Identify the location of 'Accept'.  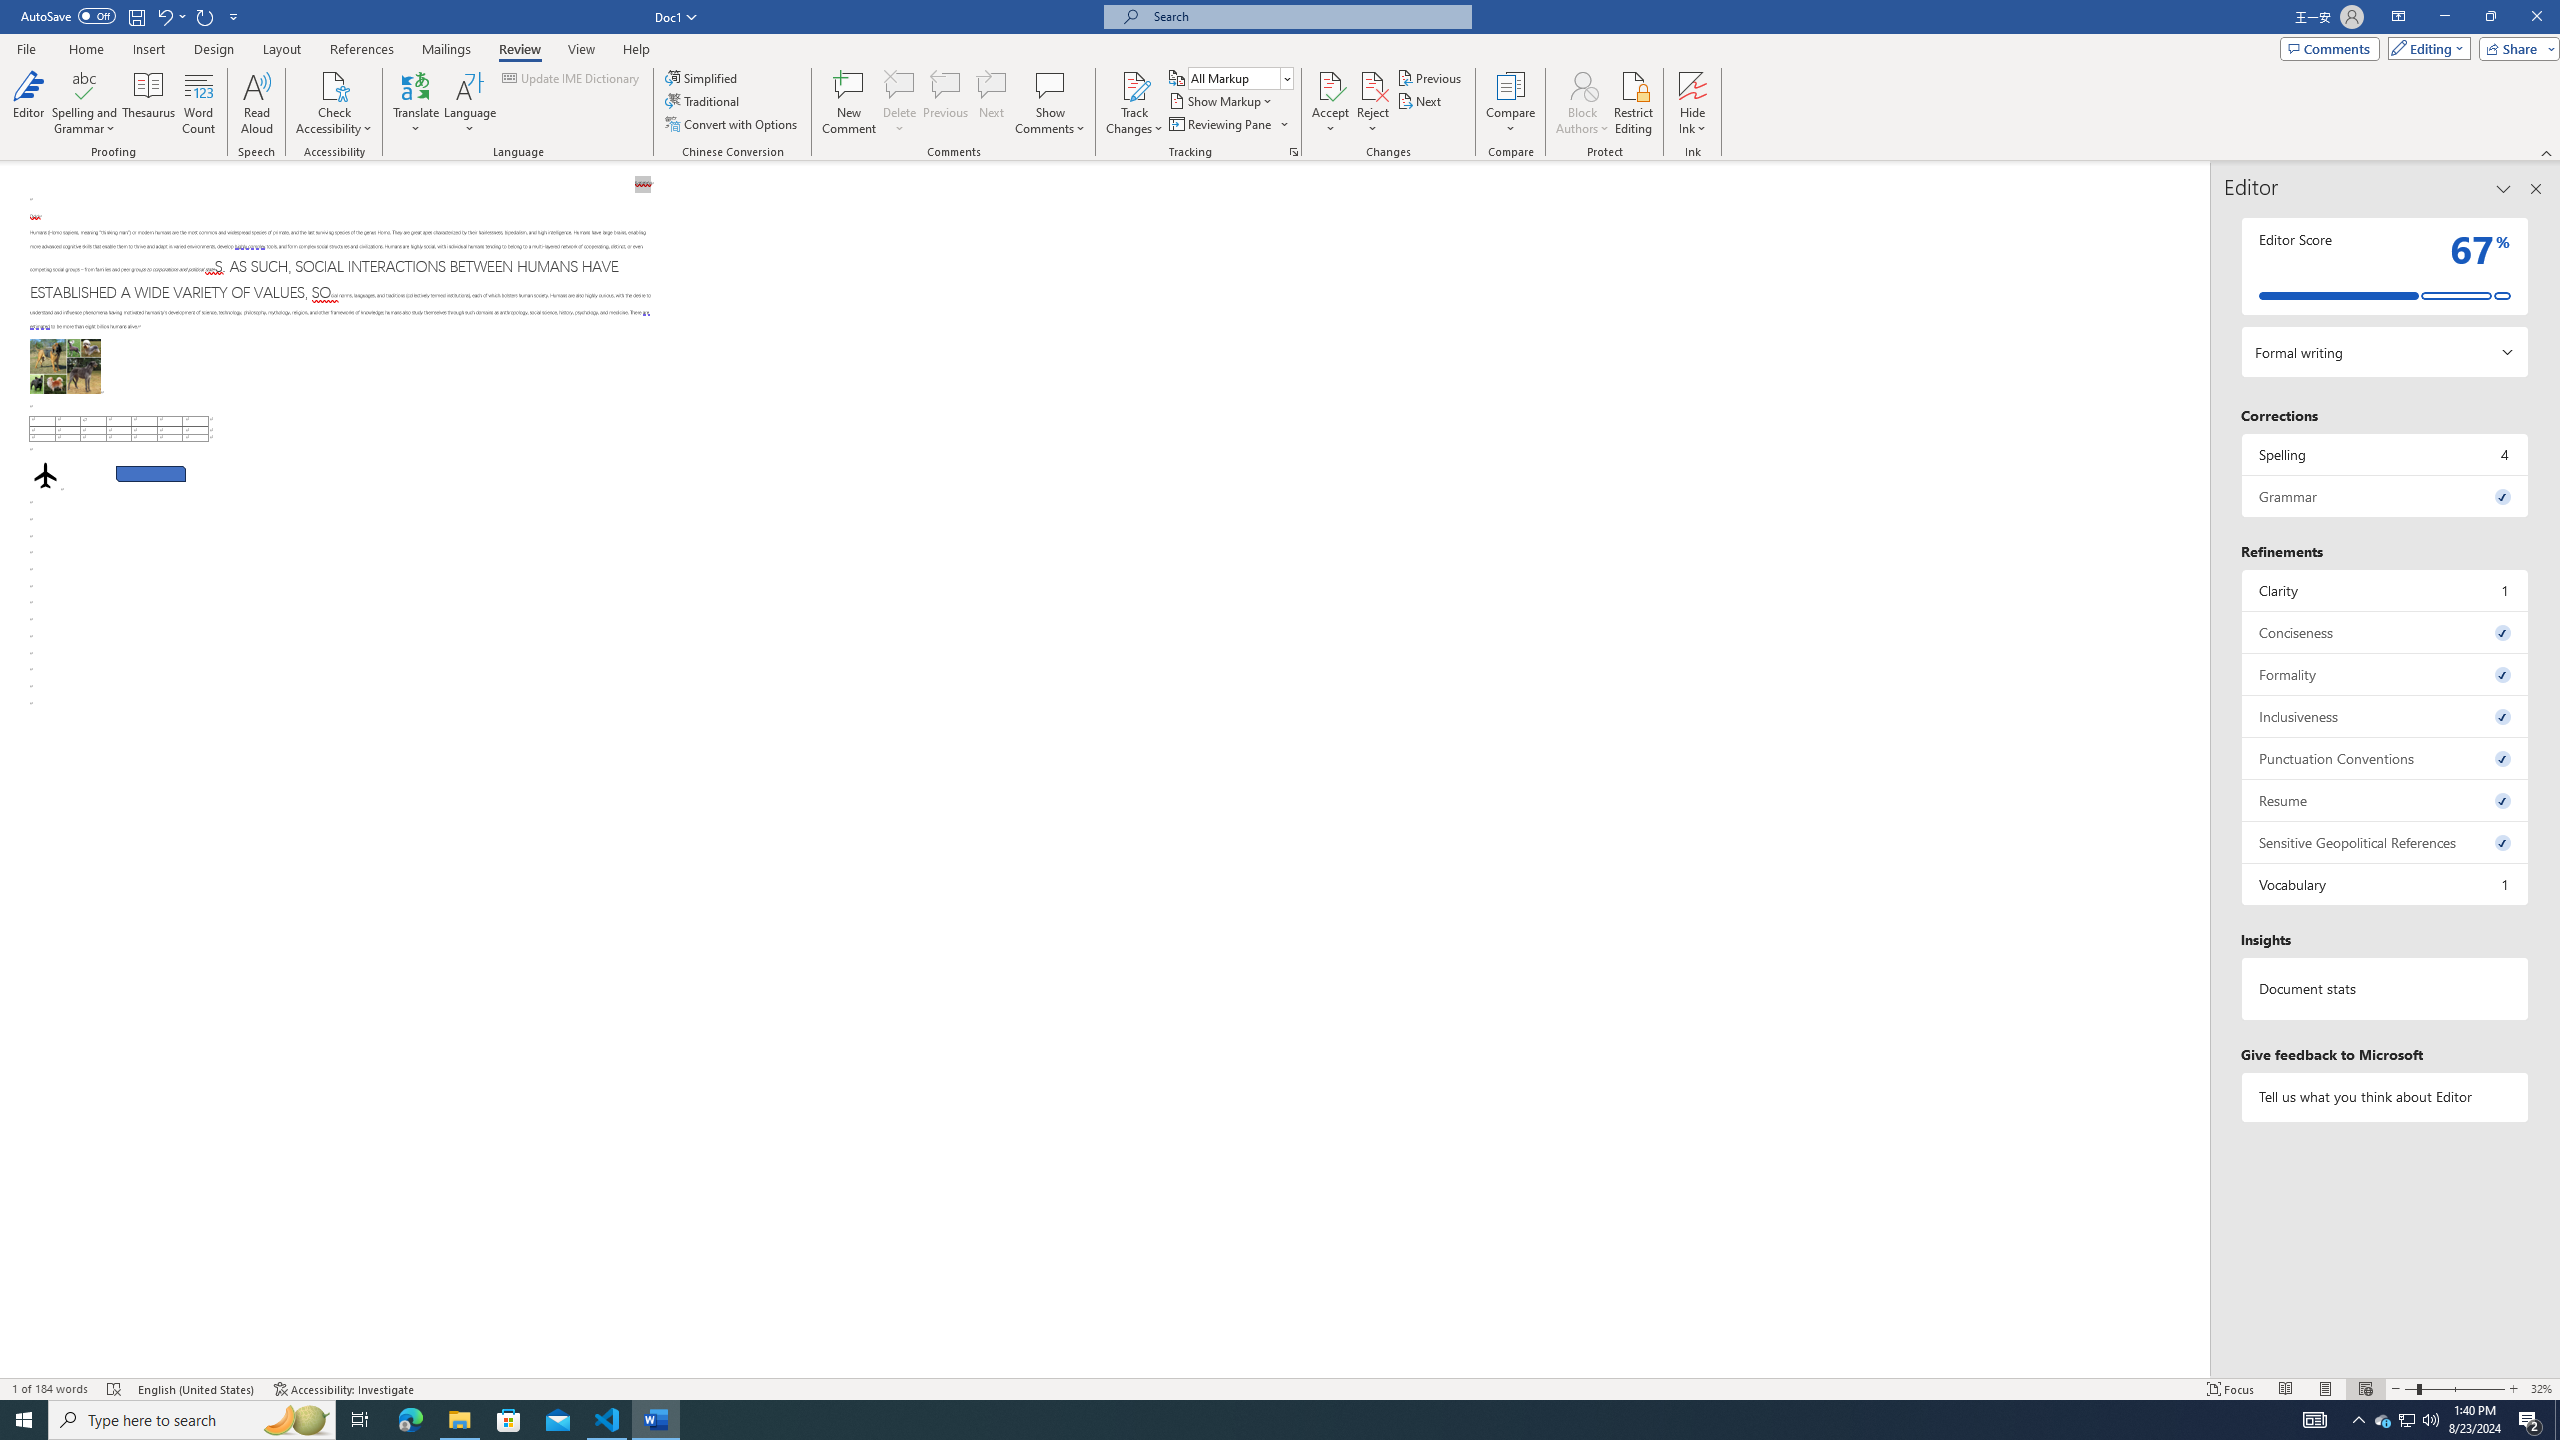
(1330, 103).